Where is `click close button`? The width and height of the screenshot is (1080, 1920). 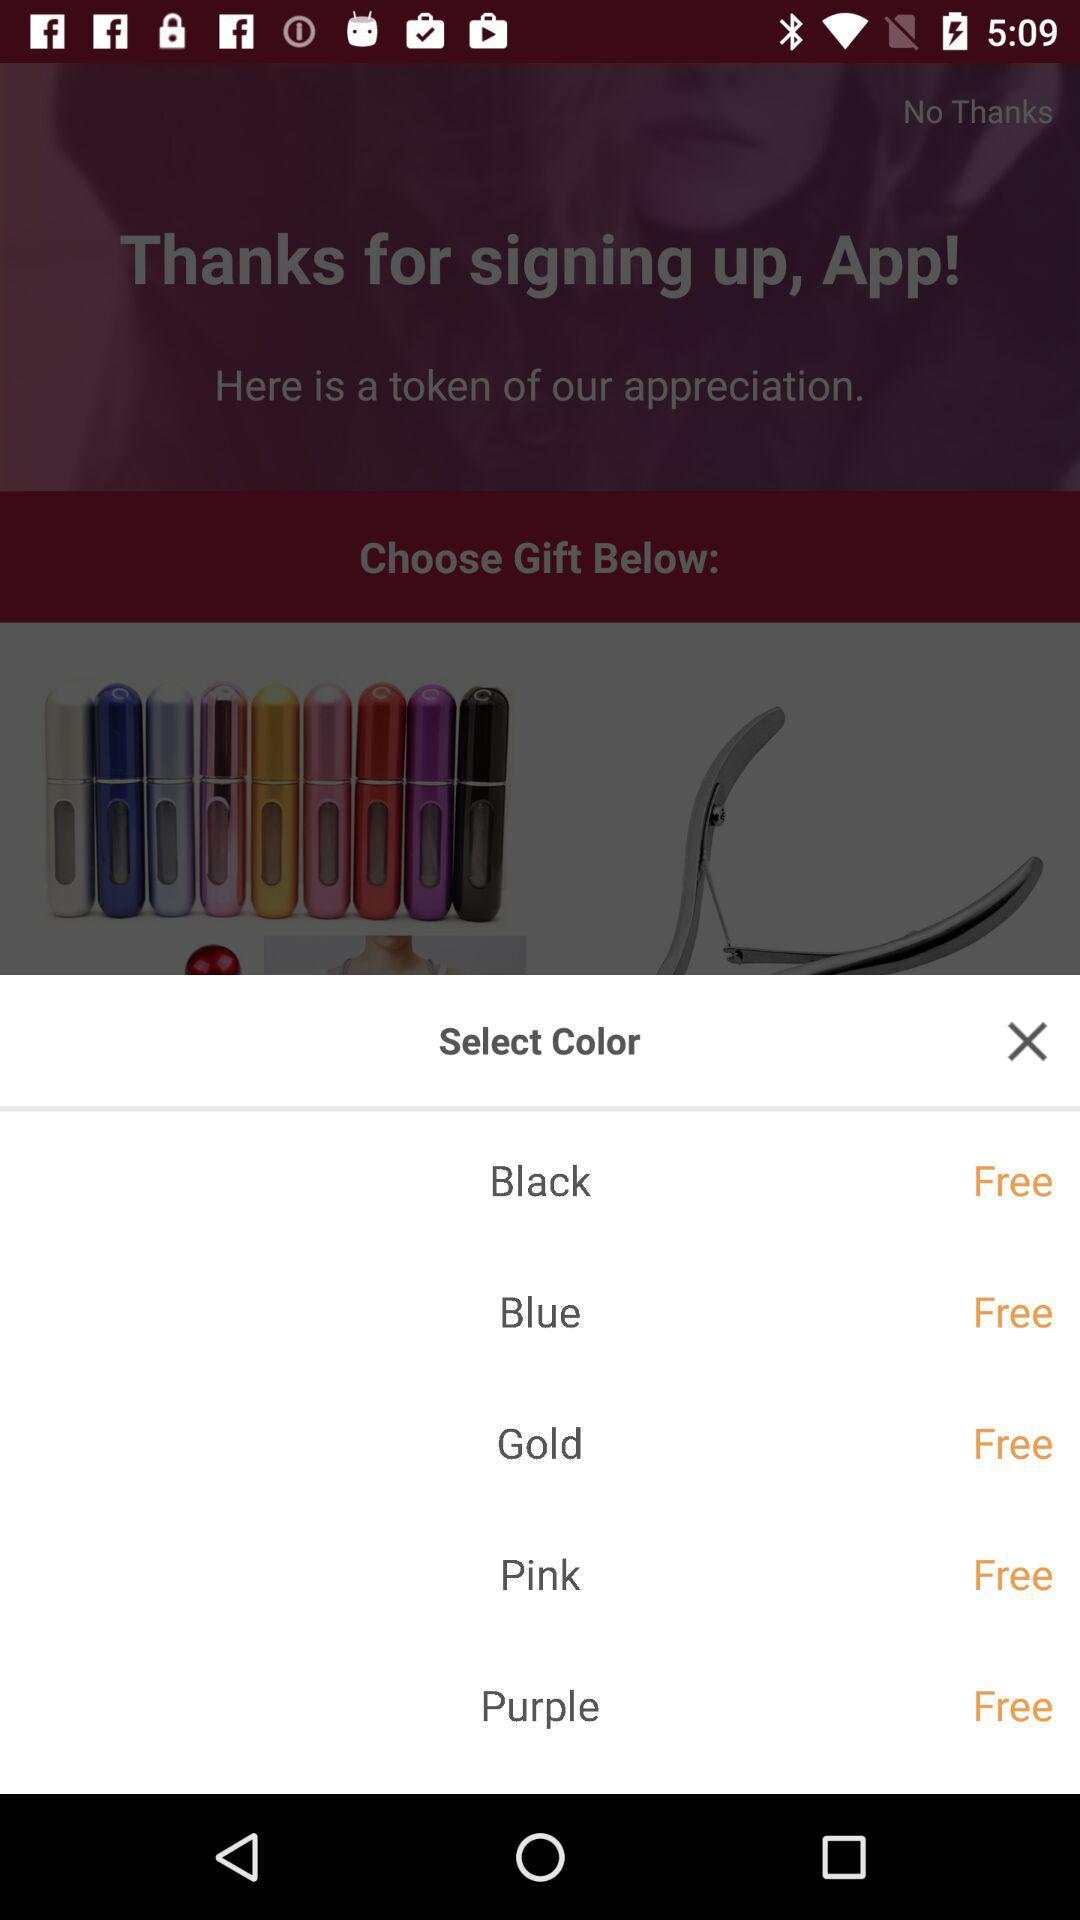
click close button is located at coordinates (1027, 1040).